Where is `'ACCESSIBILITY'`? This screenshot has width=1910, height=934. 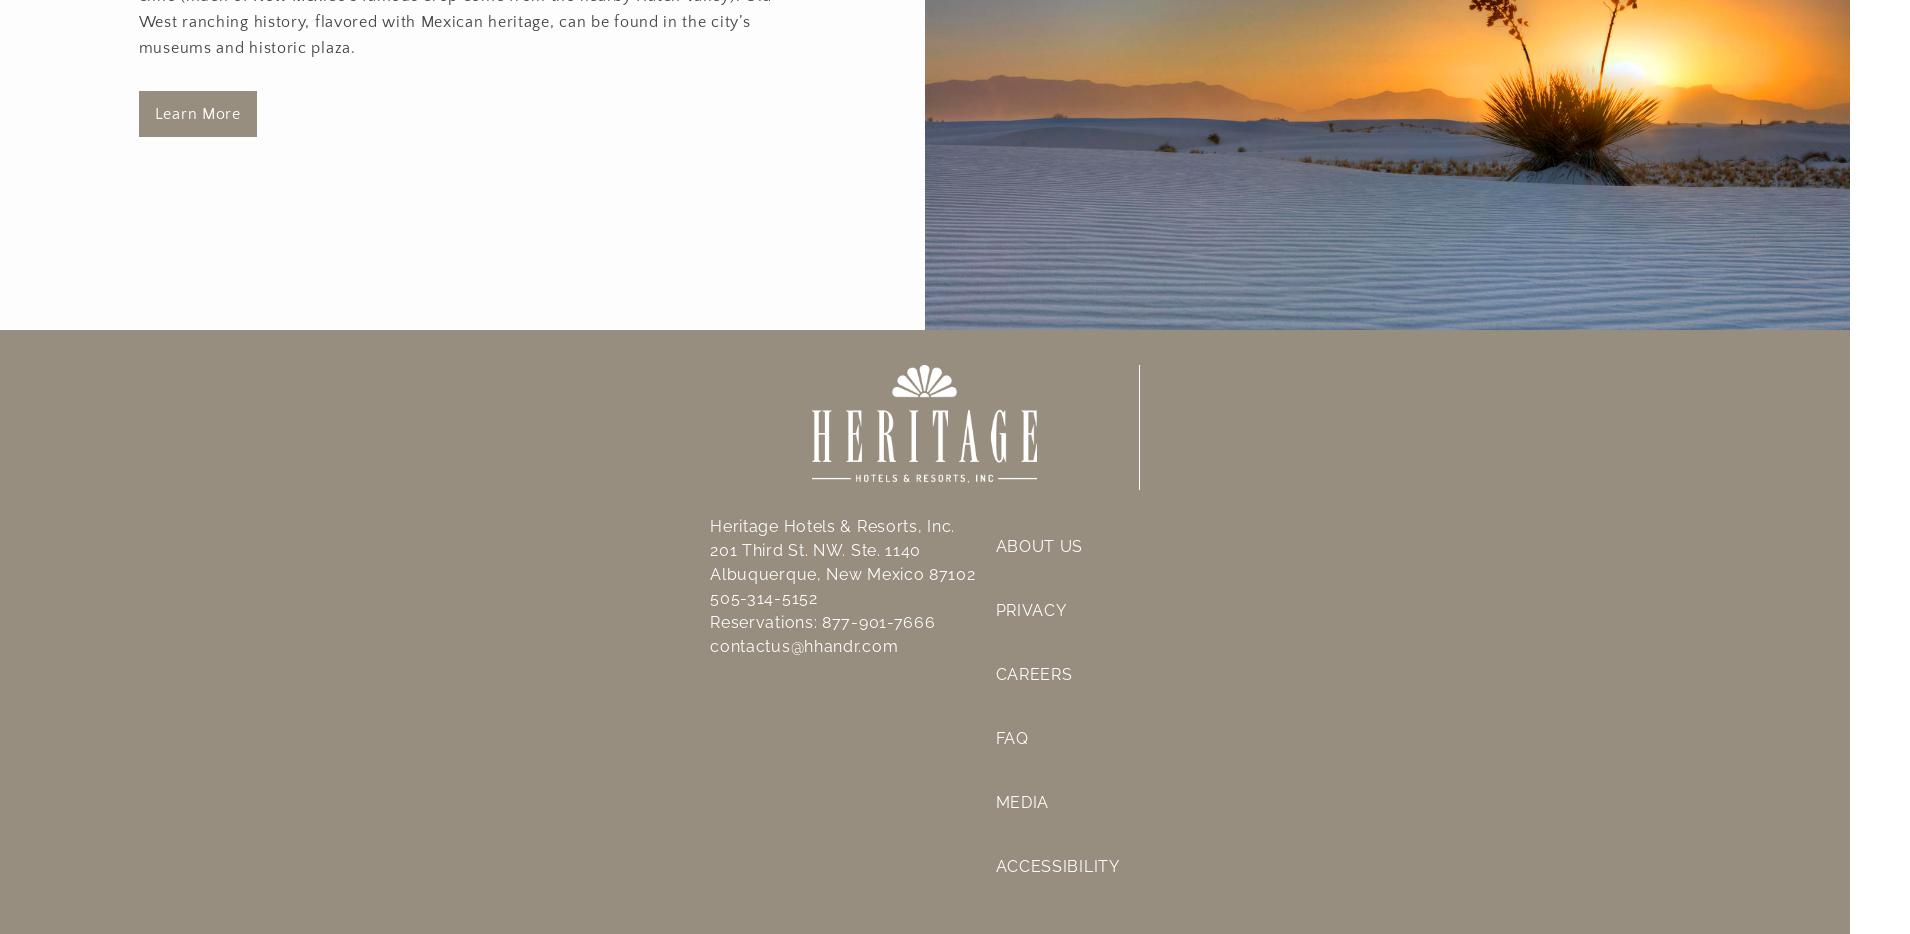
'ACCESSIBILITY' is located at coordinates (1055, 864).